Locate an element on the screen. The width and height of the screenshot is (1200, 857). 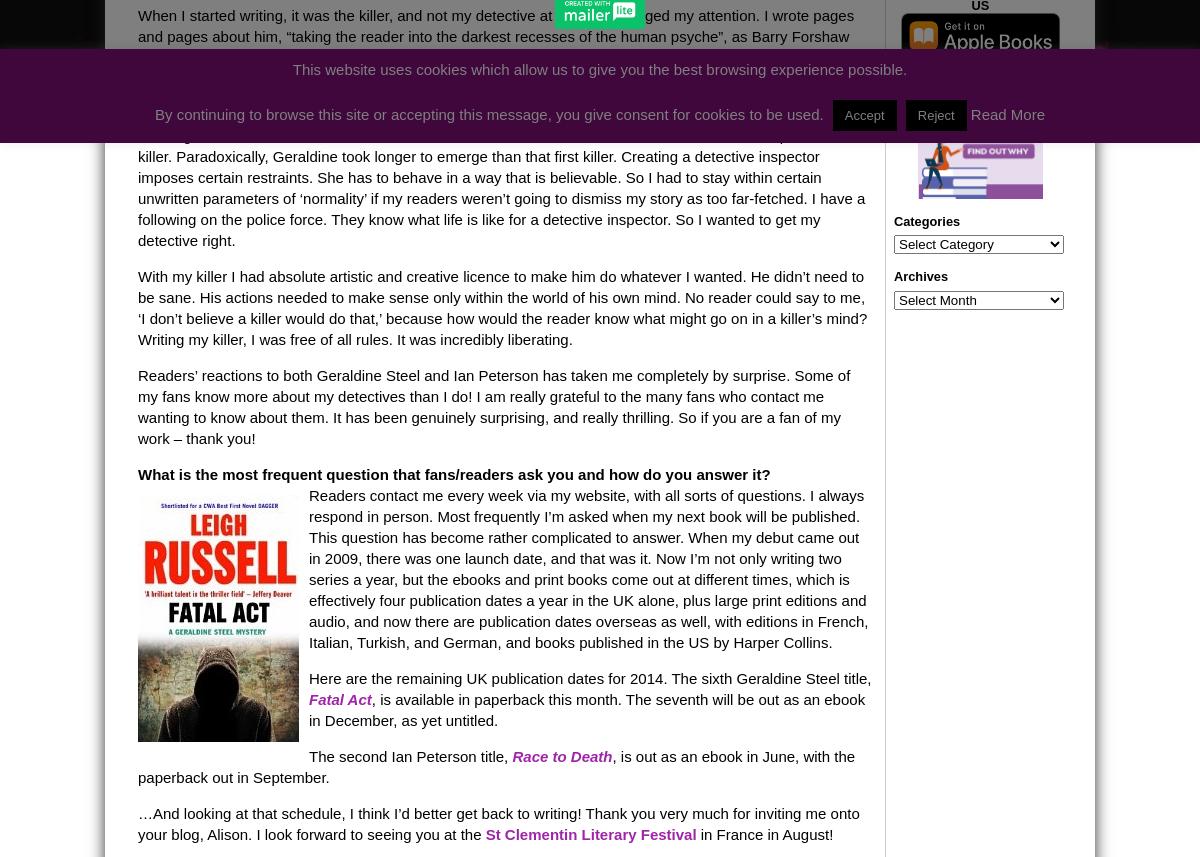
'Readers contact me every week via my website, with all sorts of questions. I always respond in person. Most frequently I’m asked when my next book will be published. This question has become rather complicated to answer. When my debut came out in 2009, there was one launch date, and that was it. Now I’m not only writing two series a year, but the ebooks and print books come out at different times, which is effectively four publication dates a year in the UK alone, plus large print editions and audio, and now there are publication dates overseas as well, with editions in French, Italian, Turkish, and German, and books published in the US by Harper Collins.' is located at coordinates (587, 568).